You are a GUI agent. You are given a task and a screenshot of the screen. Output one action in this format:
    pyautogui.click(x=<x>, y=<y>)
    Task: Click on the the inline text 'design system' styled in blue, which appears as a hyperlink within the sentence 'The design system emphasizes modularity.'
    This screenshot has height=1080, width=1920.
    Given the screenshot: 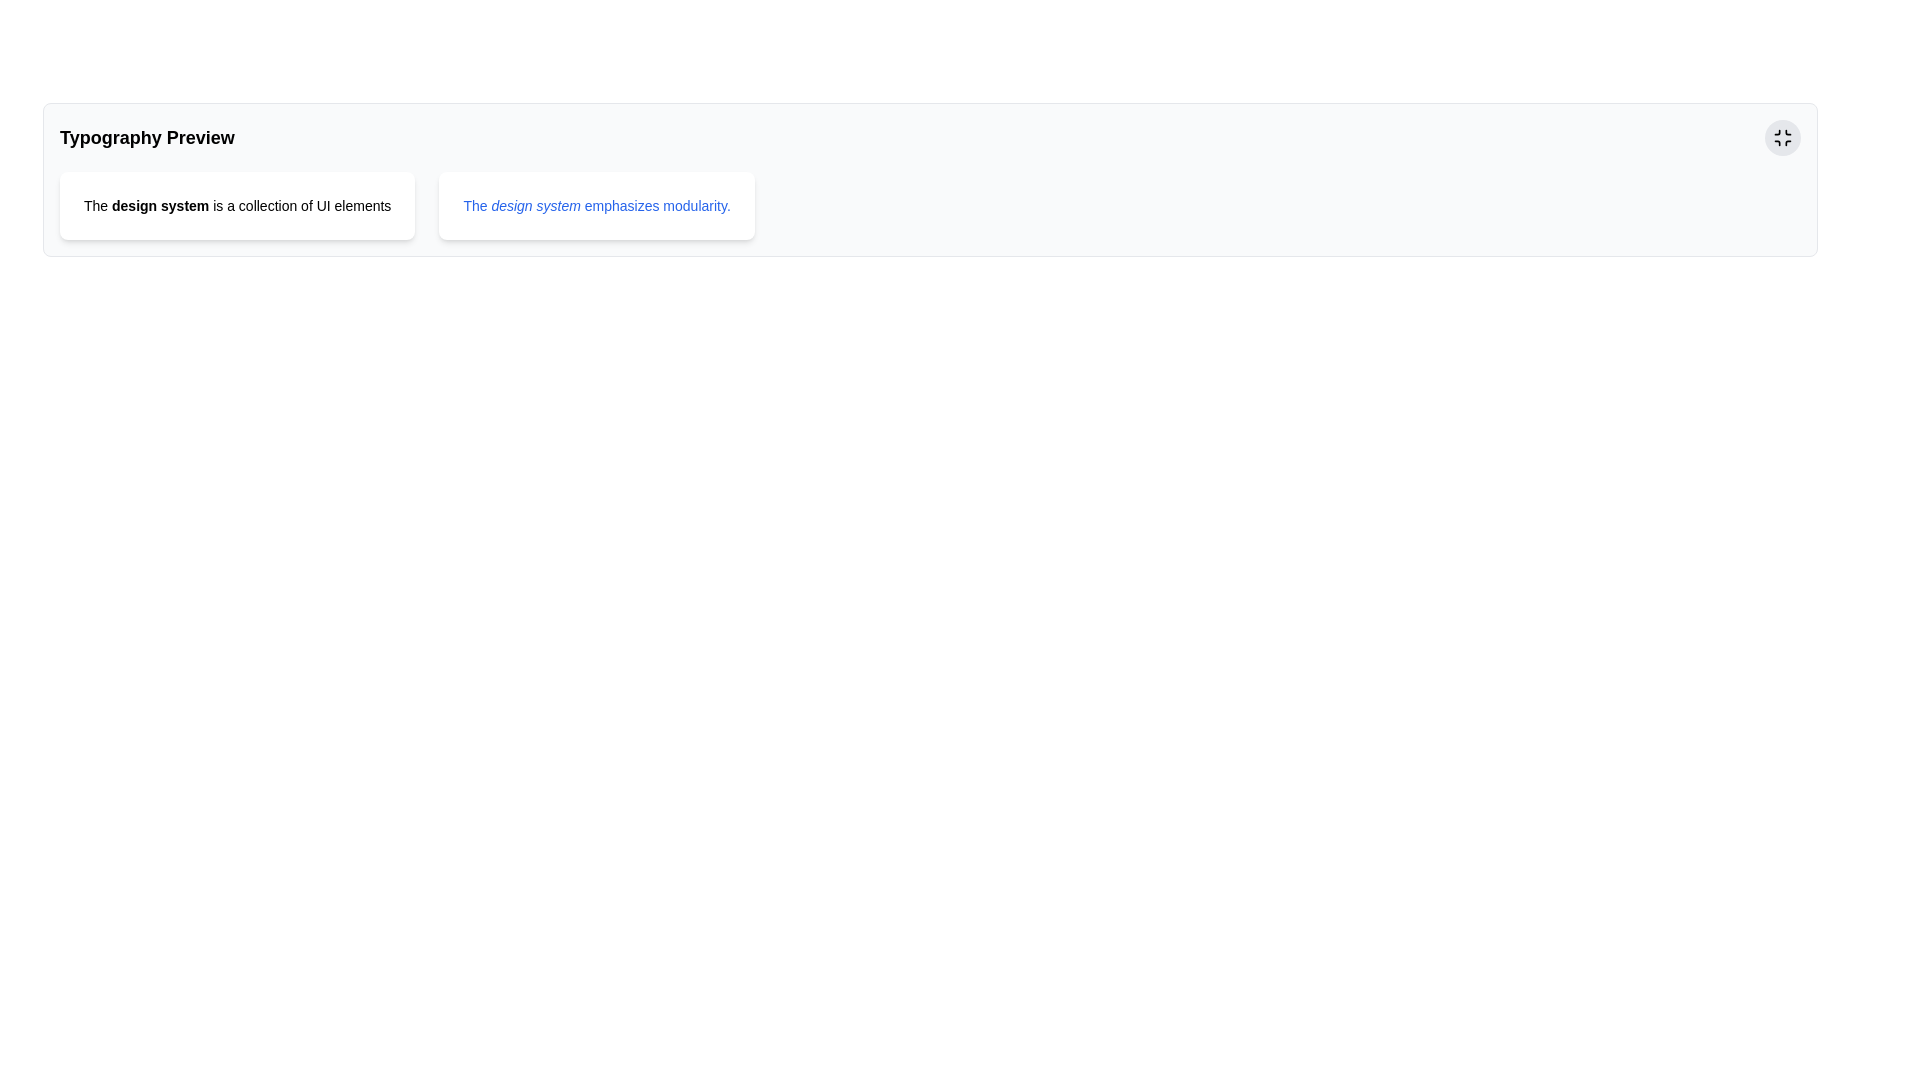 What is the action you would take?
    pyautogui.click(x=536, y=205)
    